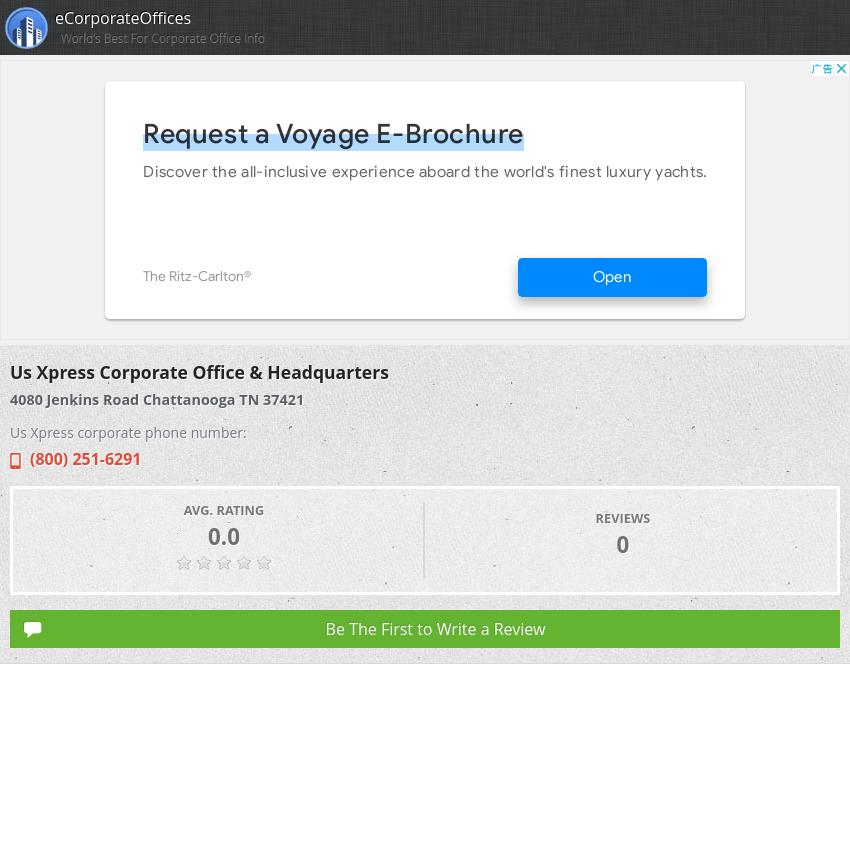 The height and width of the screenshot is (843, 850). What do you see at coordinates (248, 397) in the screenshot?
I see `'TN'` at bounding box center [248, 397].